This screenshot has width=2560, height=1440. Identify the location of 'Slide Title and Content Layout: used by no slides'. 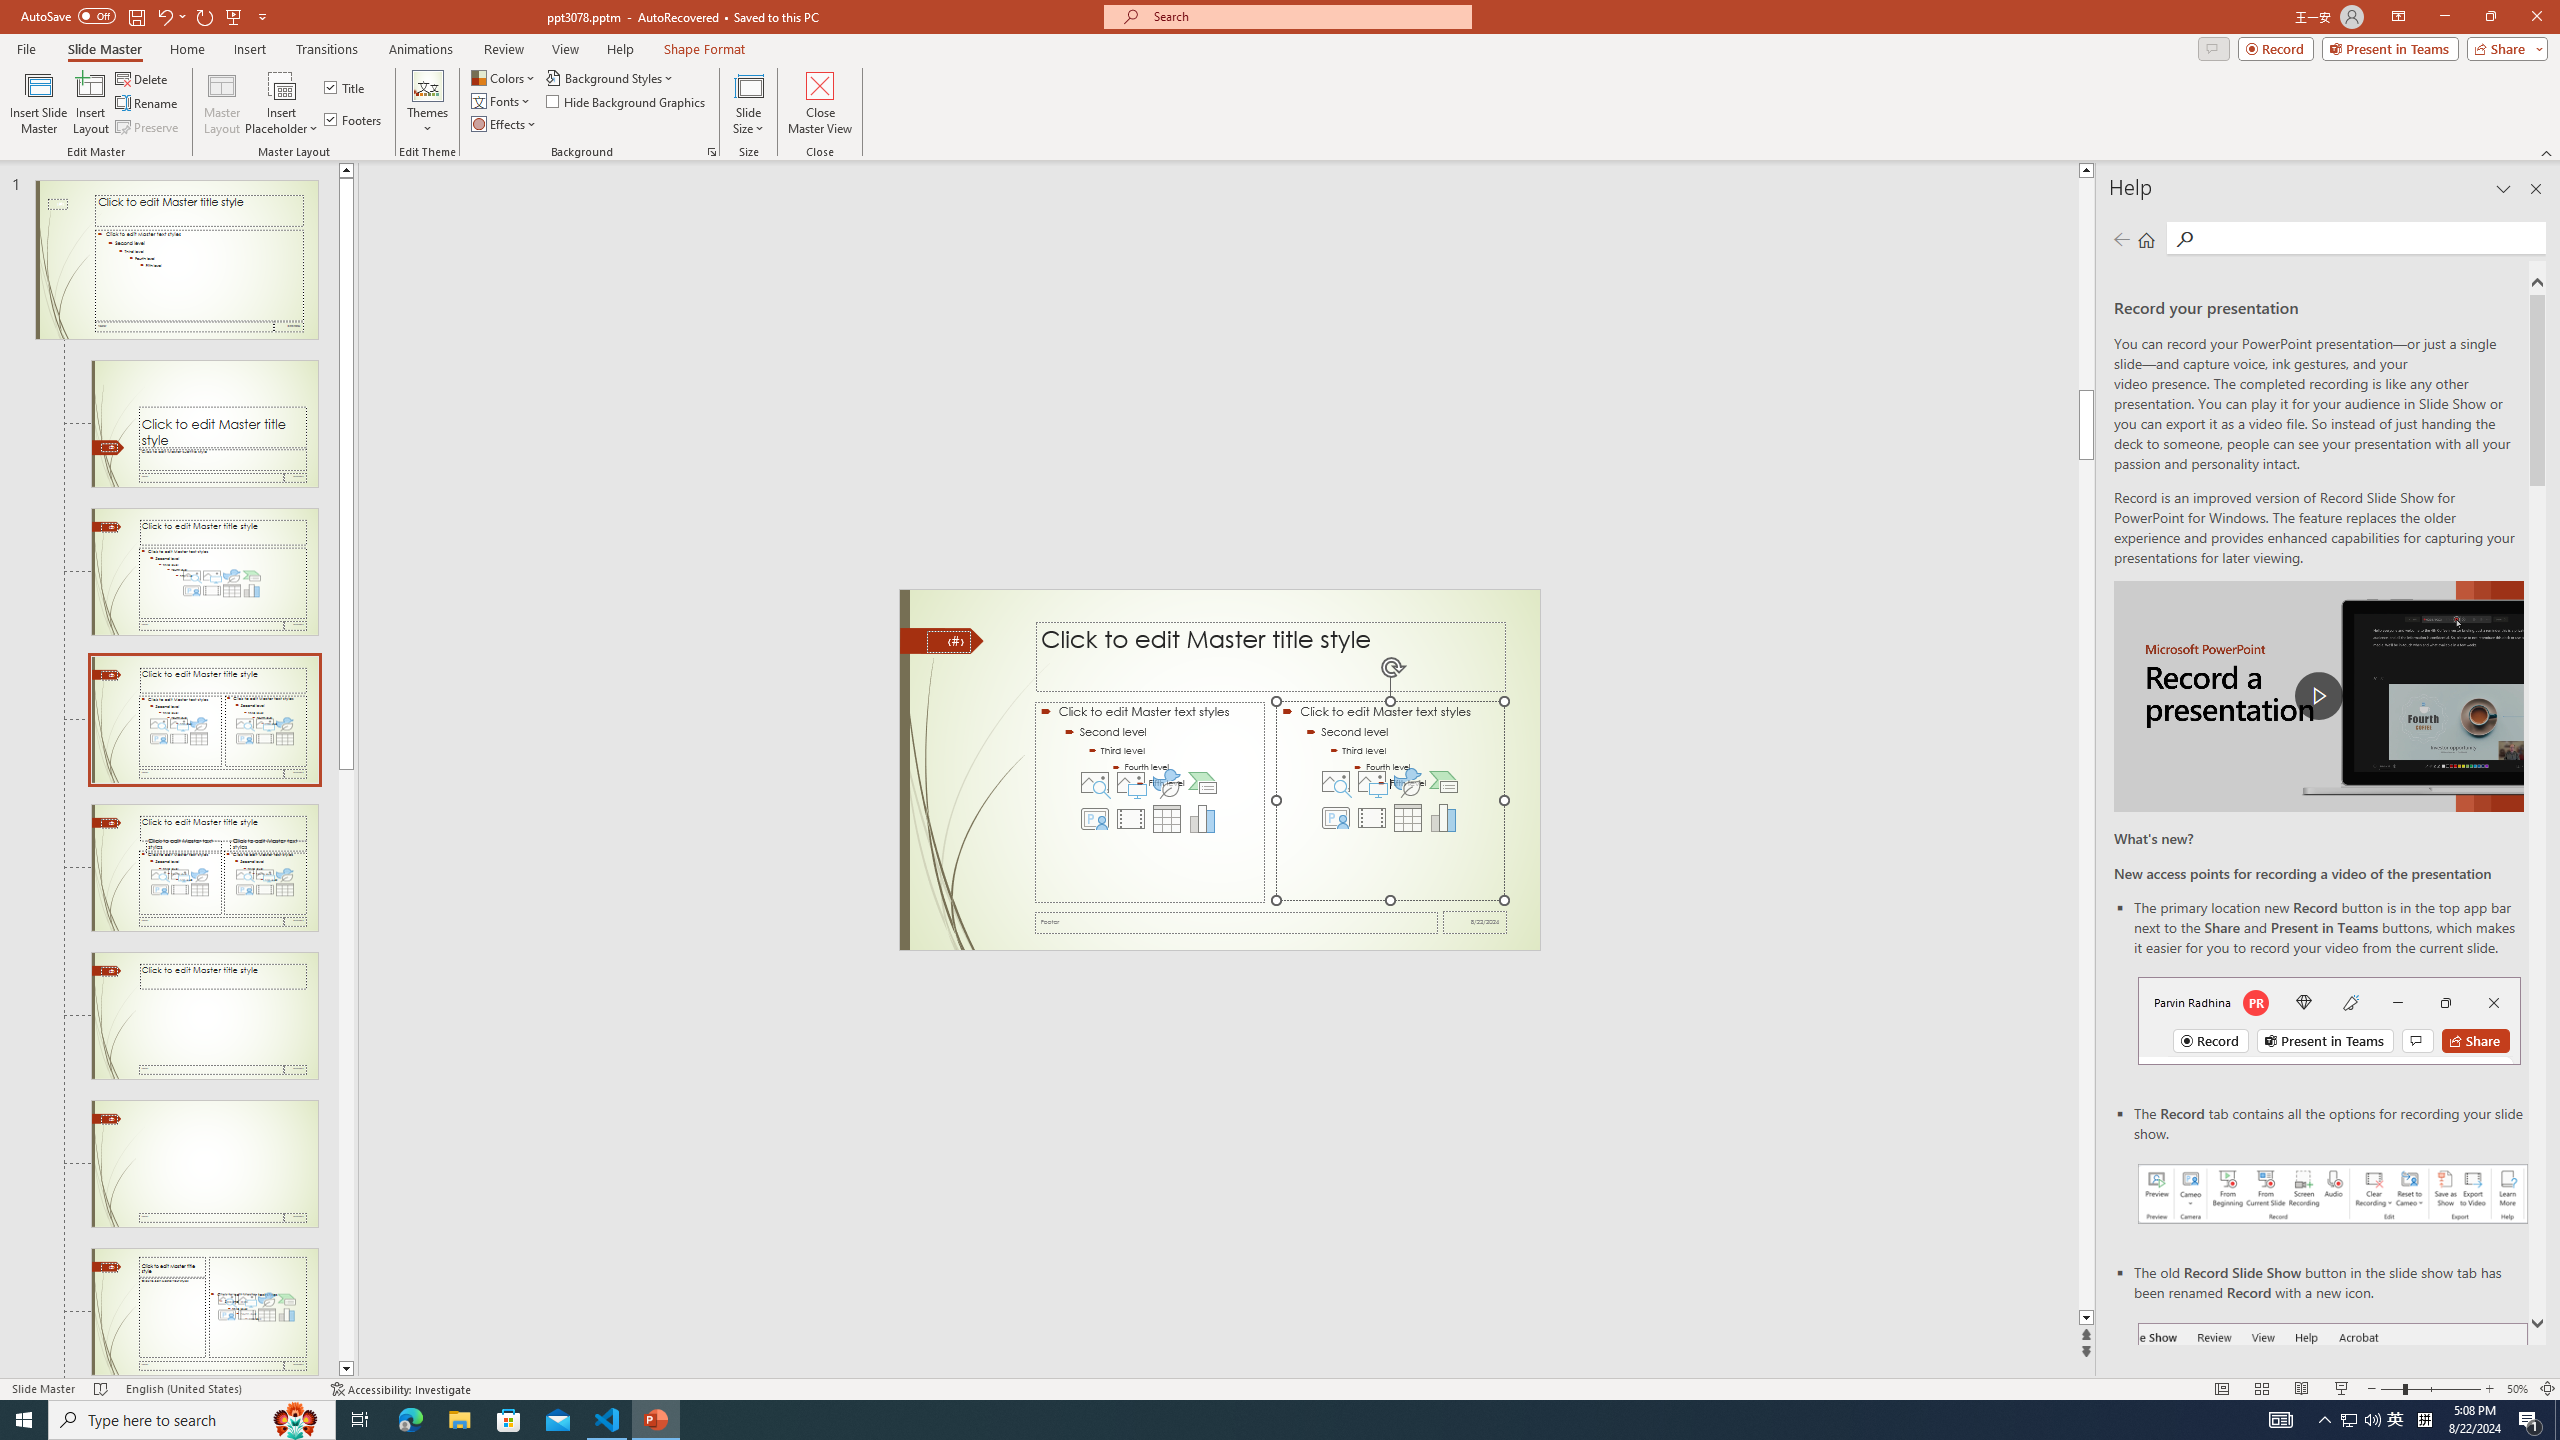
(203, 570).